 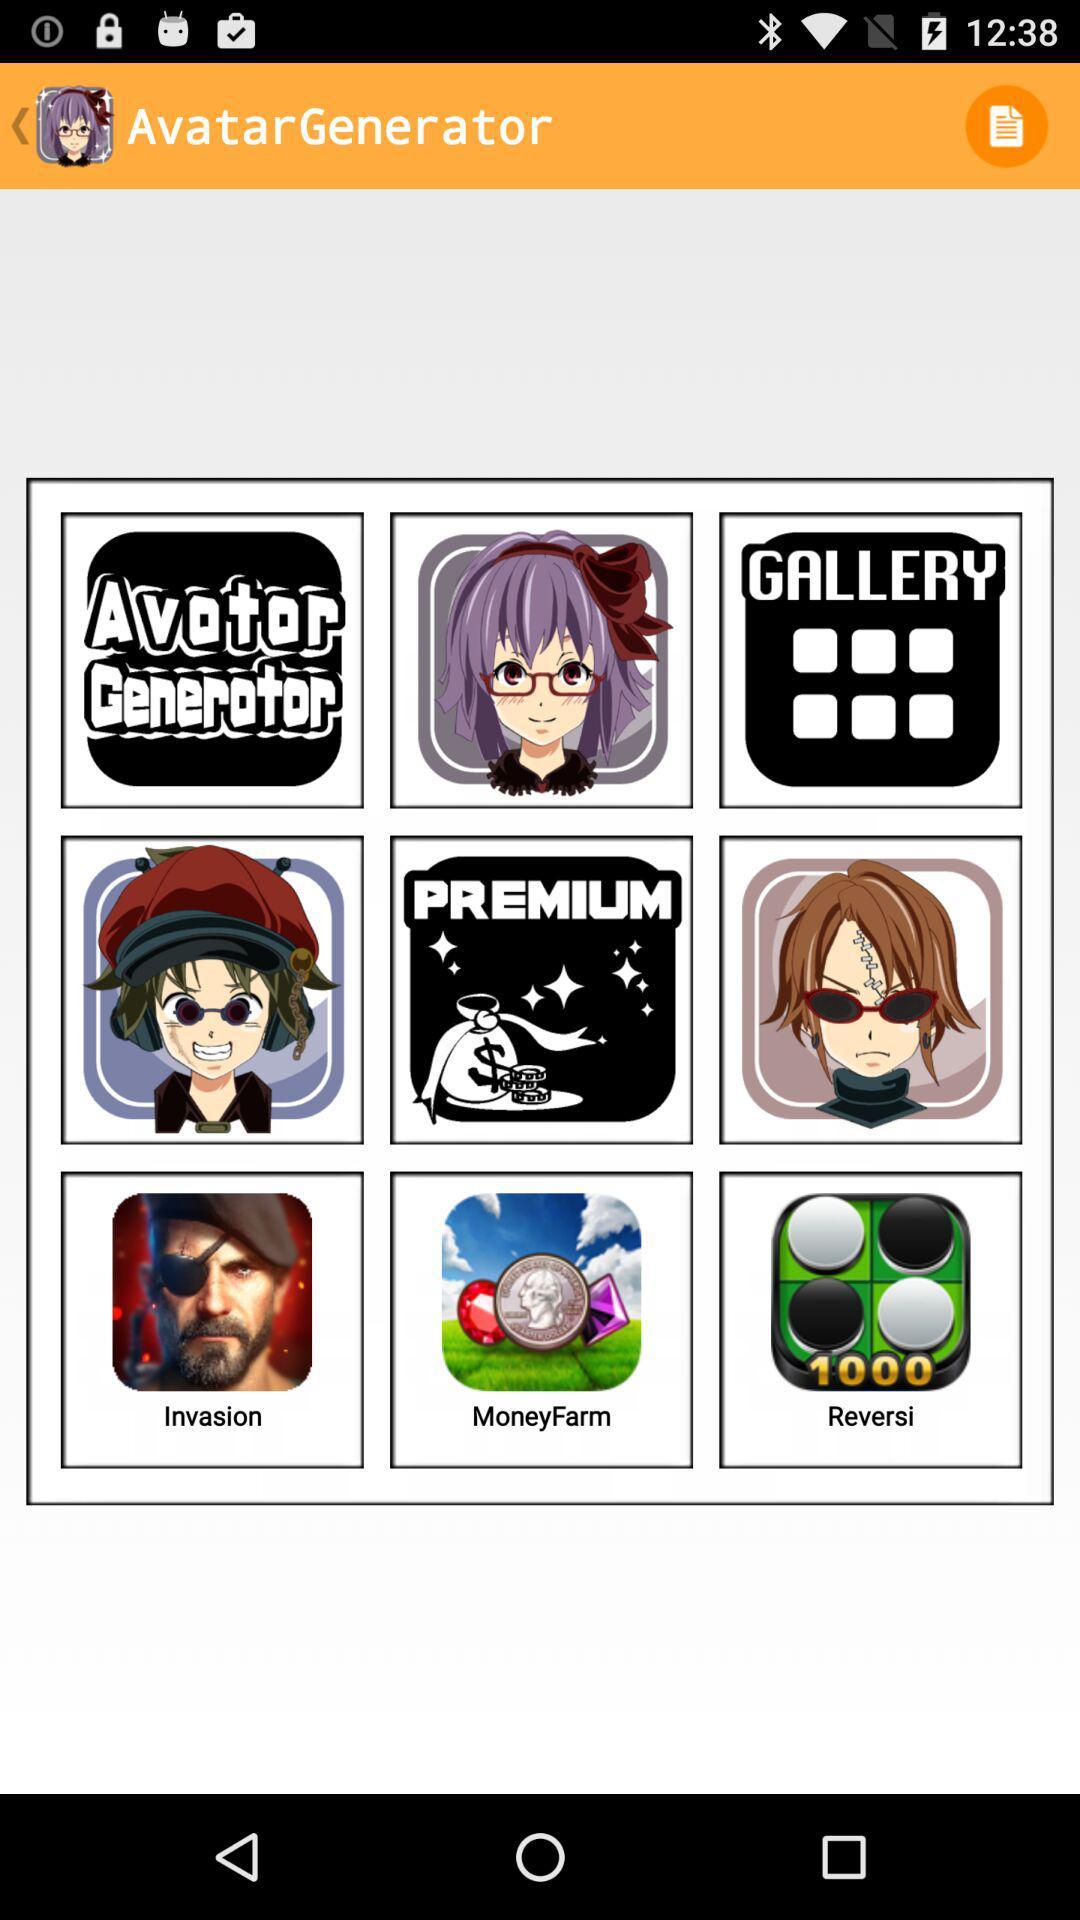 I want to click on the second image in the second row, so click(x=541, y=990).